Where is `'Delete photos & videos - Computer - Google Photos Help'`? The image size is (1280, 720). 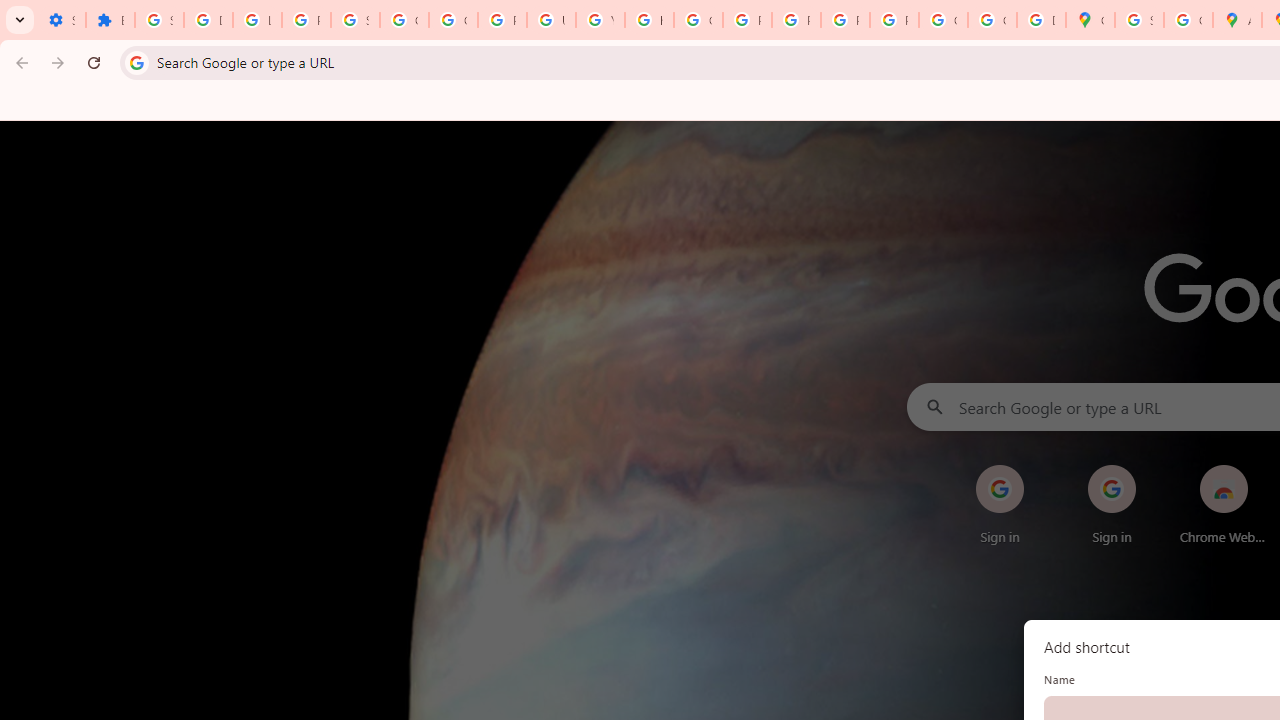
'Delete photos & videos - Computer - Google Photos Help' is located at coordinates (208, 20).